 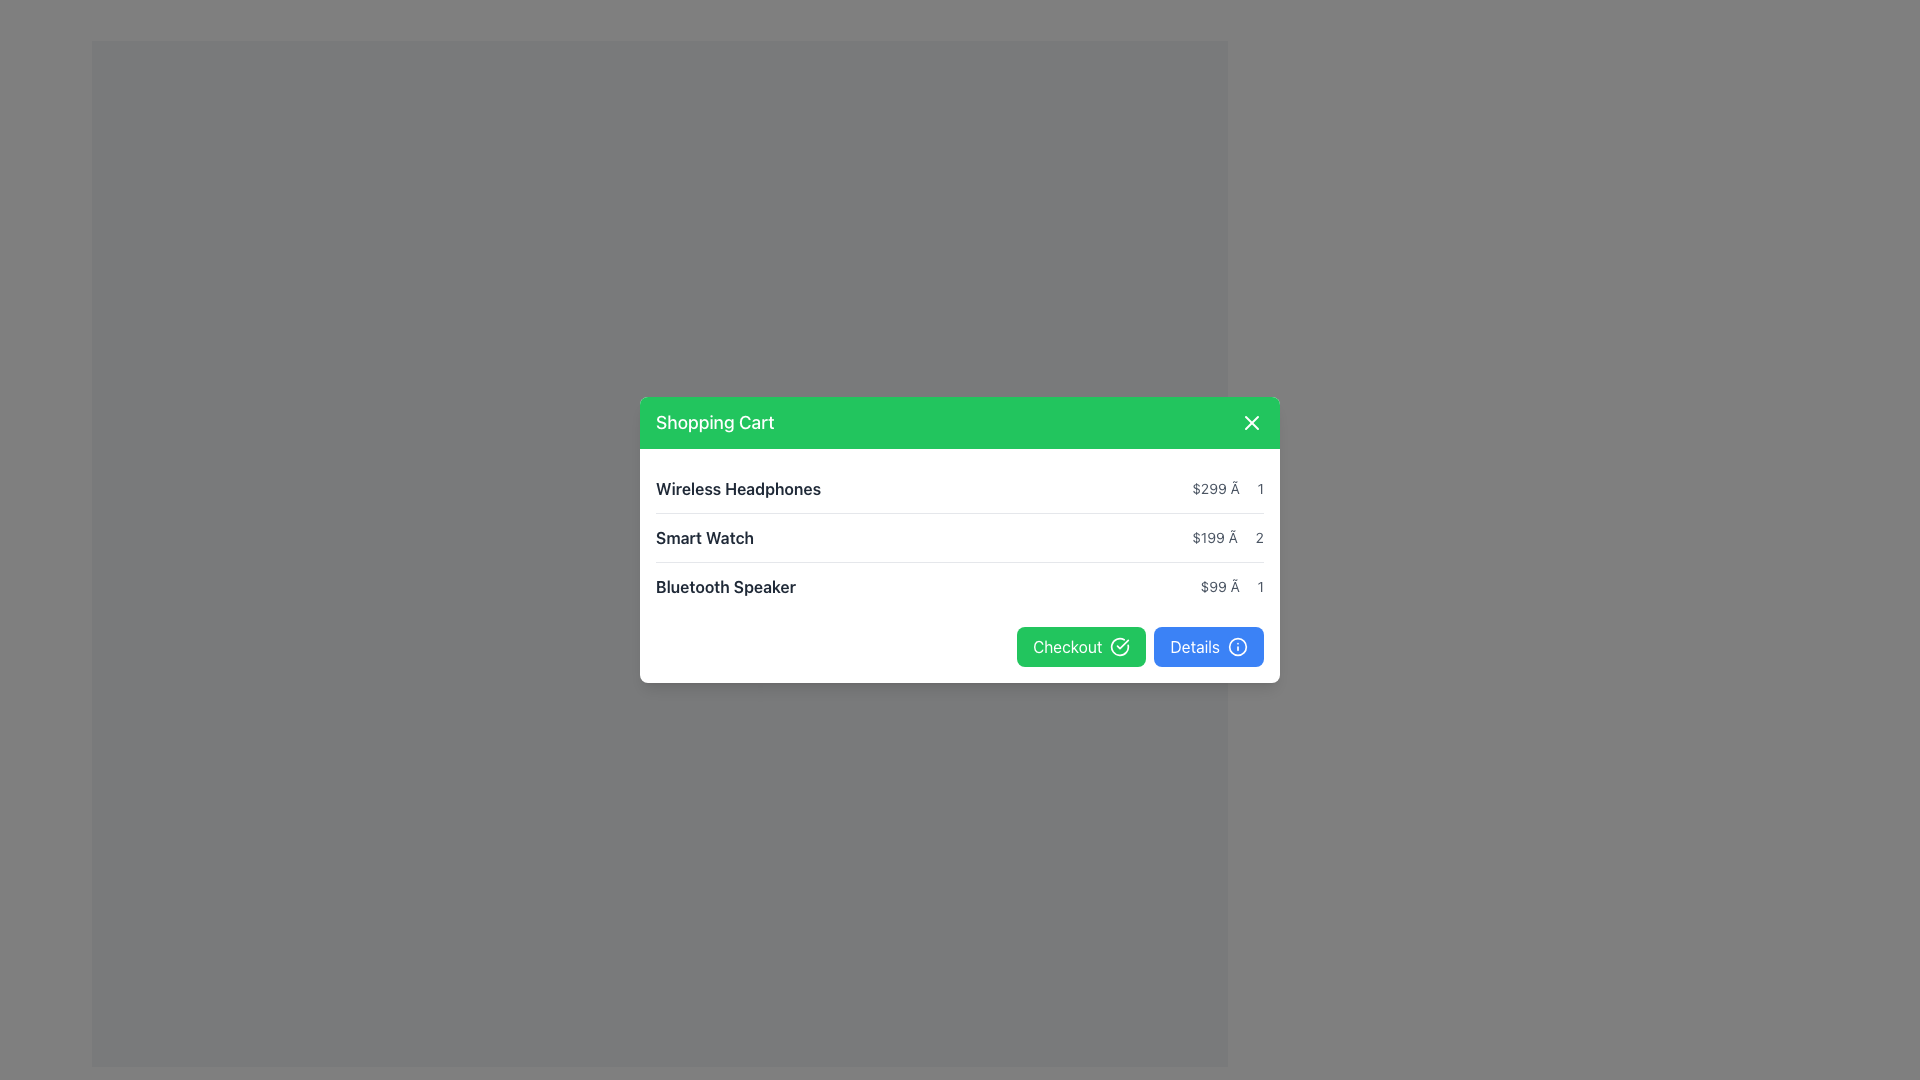 I want to click on the right-aligned pricing and quantity text for the 'Bluetooth Speaker' item, so click(x=1231, y=585).